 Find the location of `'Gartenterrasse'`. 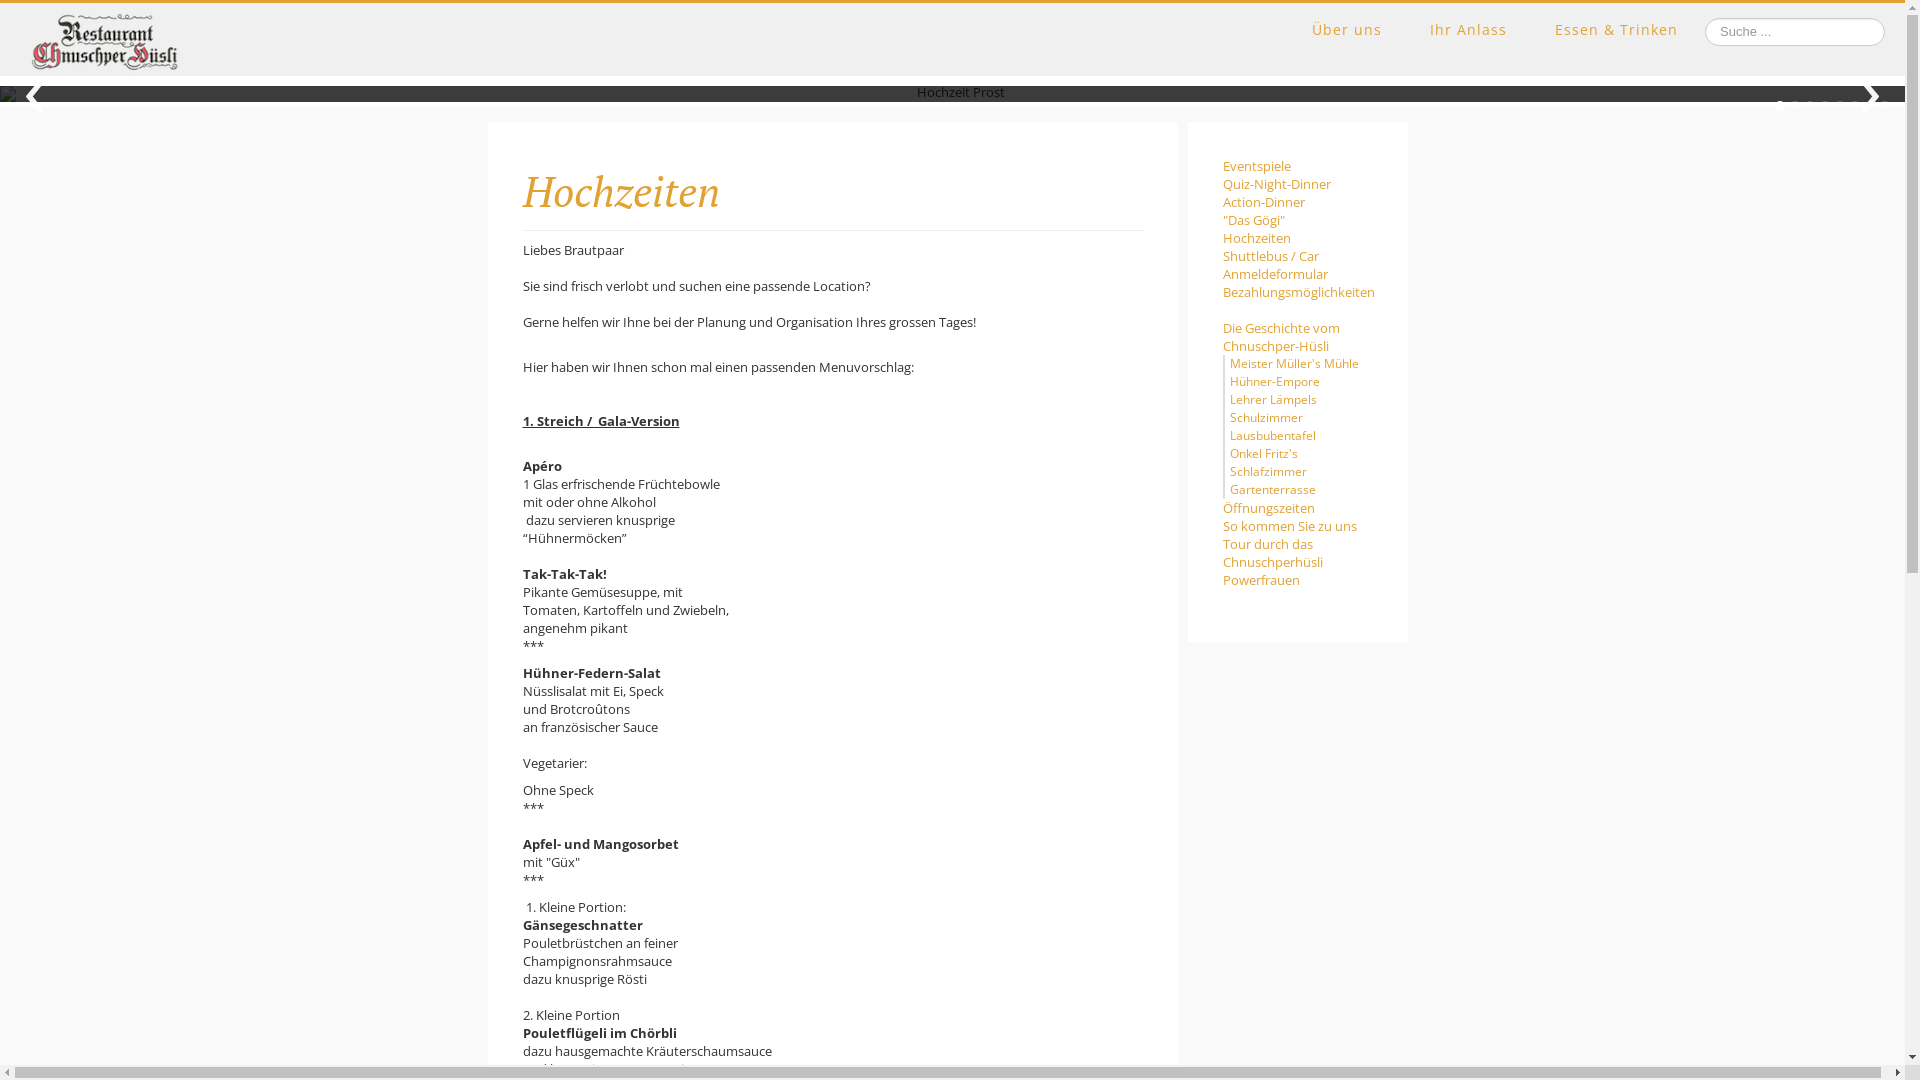

'Gartenterrasse' is located at coordinates (1271, 489).